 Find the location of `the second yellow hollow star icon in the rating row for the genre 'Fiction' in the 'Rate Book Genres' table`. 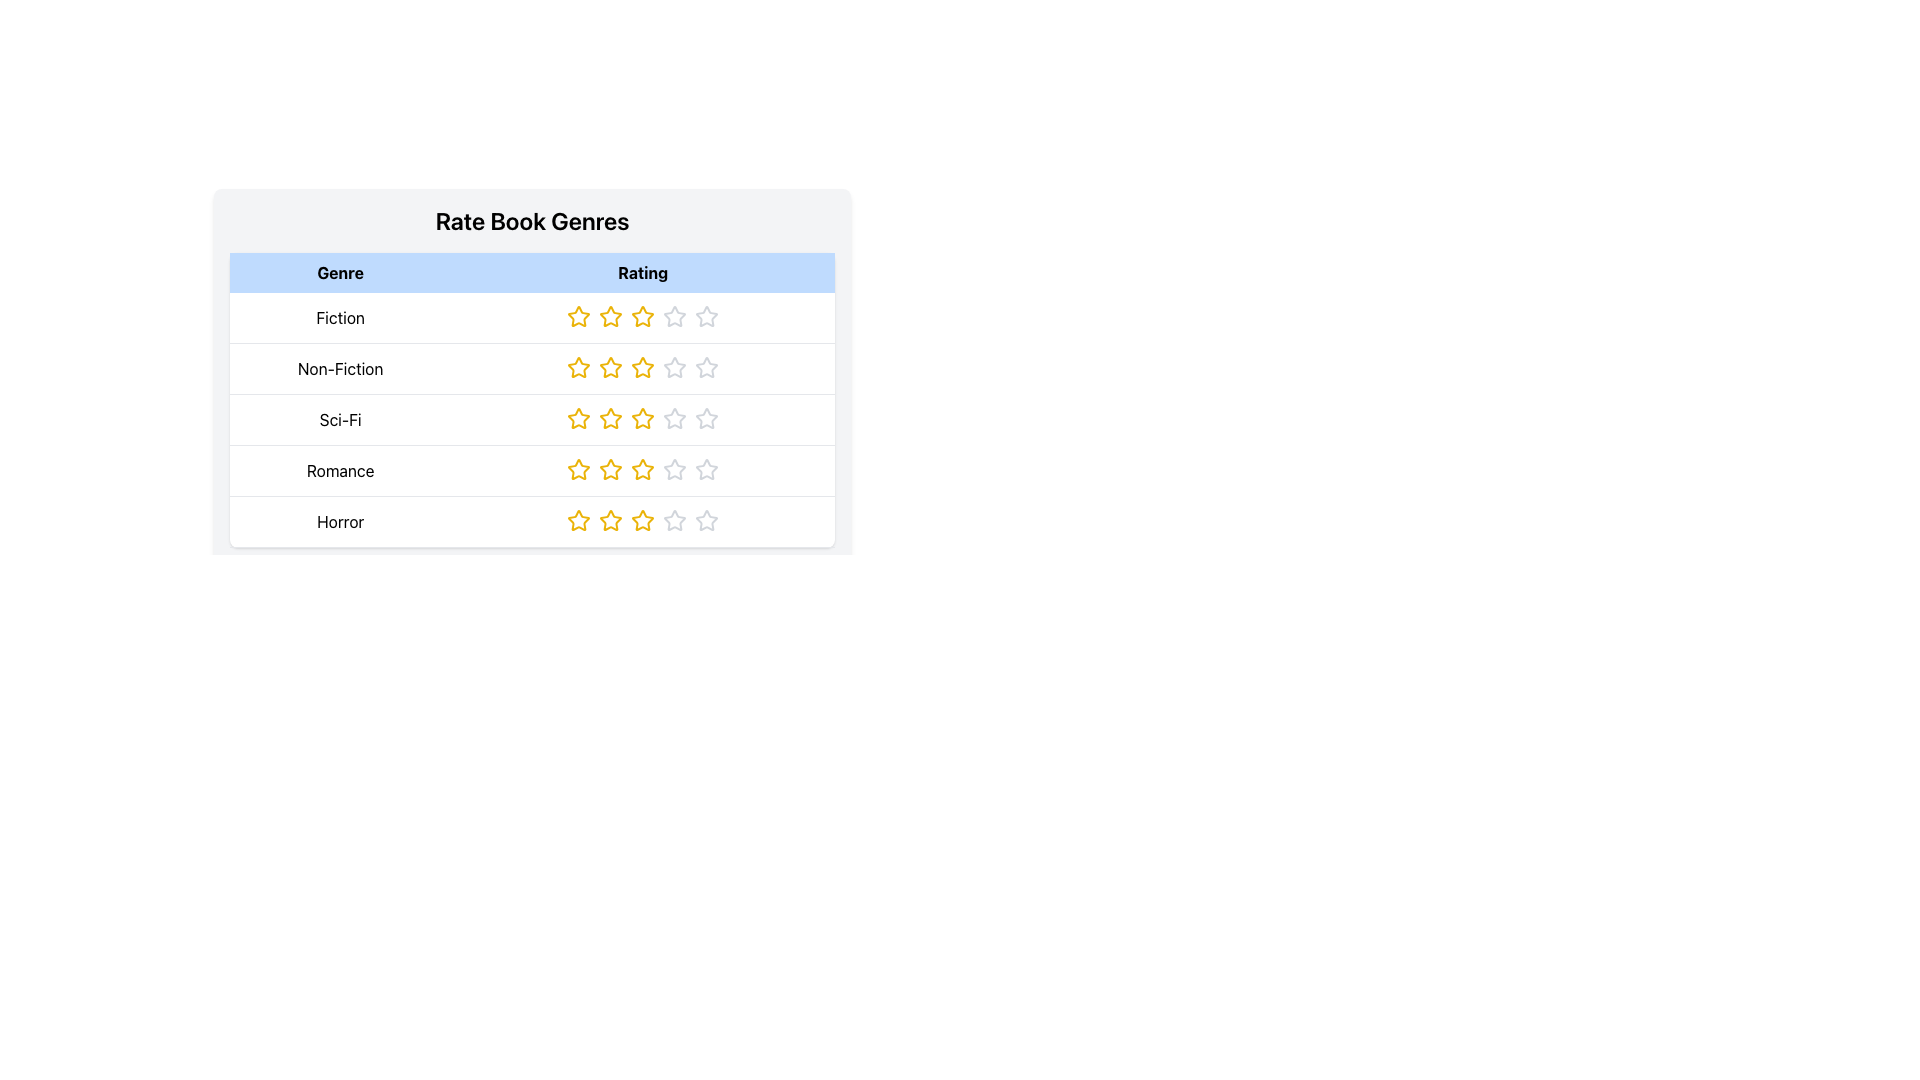

the second yellow hollow star icon in the rating row for the genre 'Fiction' in the 'Rate Book Genres' table is located at coordinates (578, 315).